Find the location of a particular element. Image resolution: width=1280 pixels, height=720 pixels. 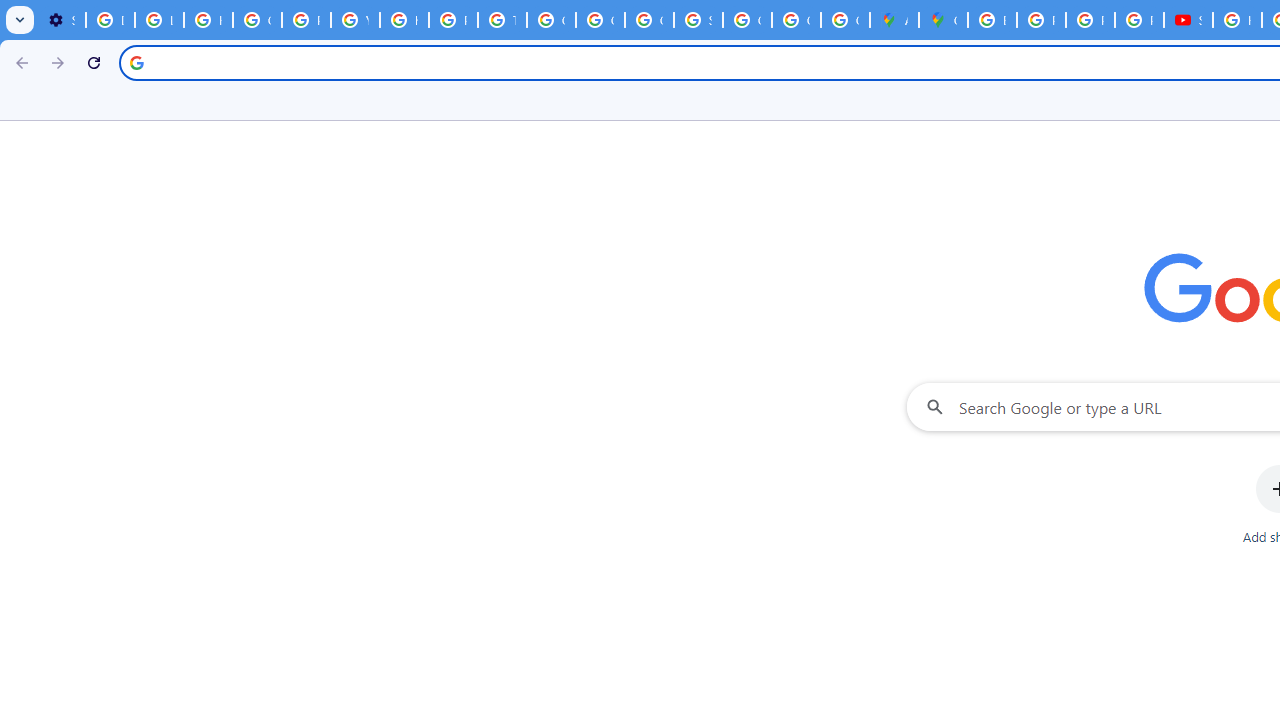

'Learn how to find your photos - Google Photos Help' is located at coordinates (158, 20).